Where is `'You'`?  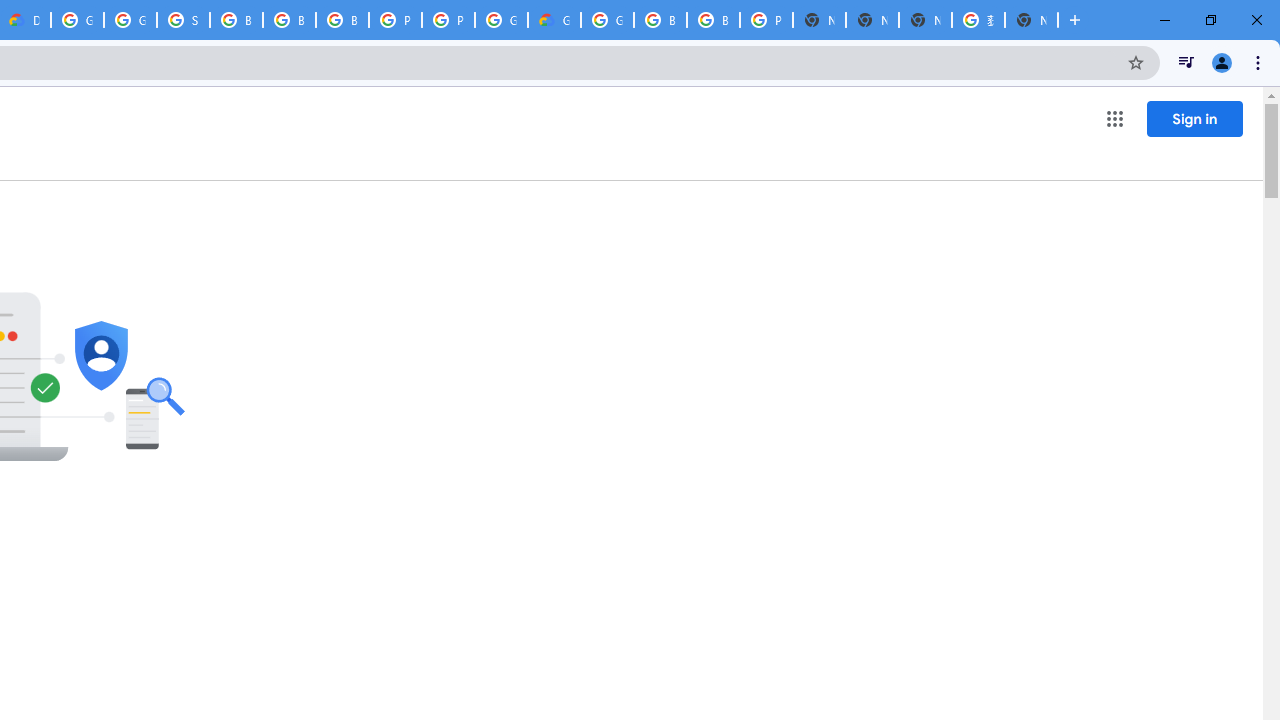
'You' is located at coordinates (1220, 61).